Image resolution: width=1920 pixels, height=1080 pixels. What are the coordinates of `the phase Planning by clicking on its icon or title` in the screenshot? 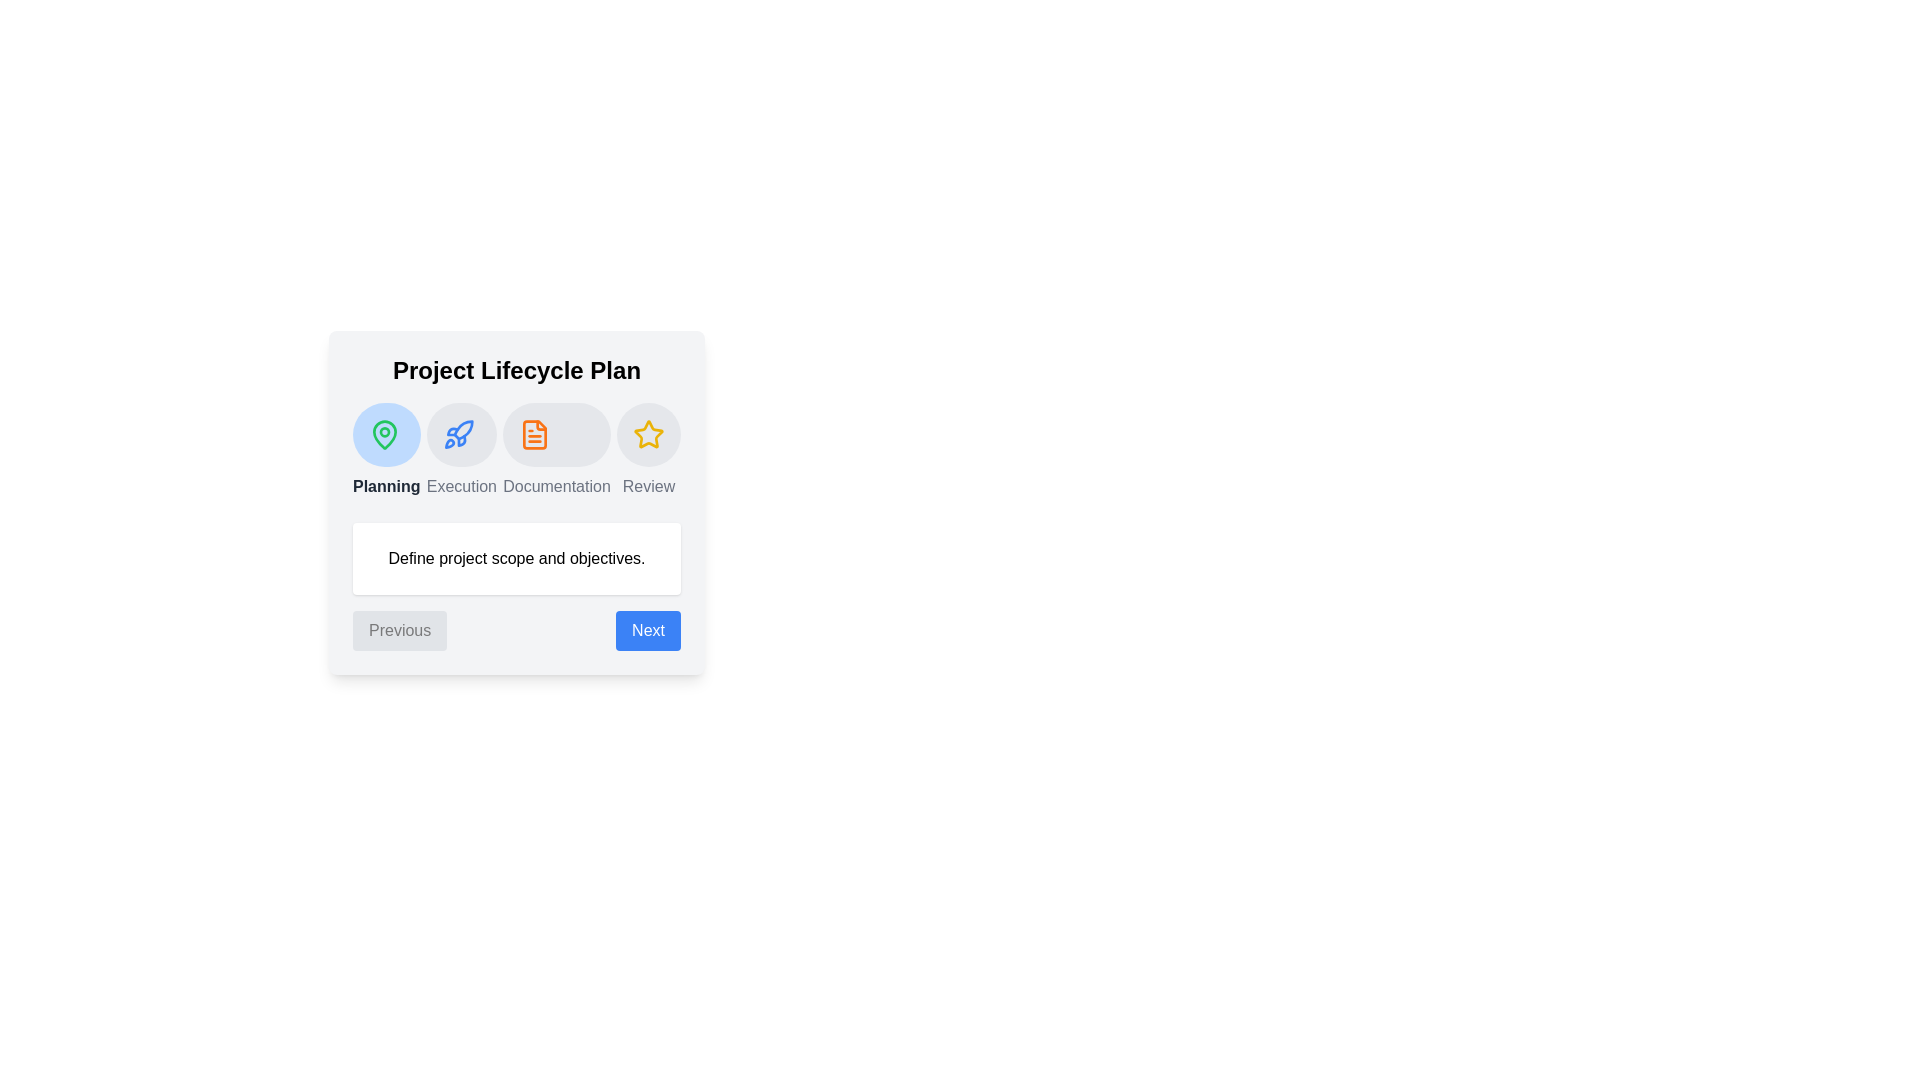 It's located at (384, 434).